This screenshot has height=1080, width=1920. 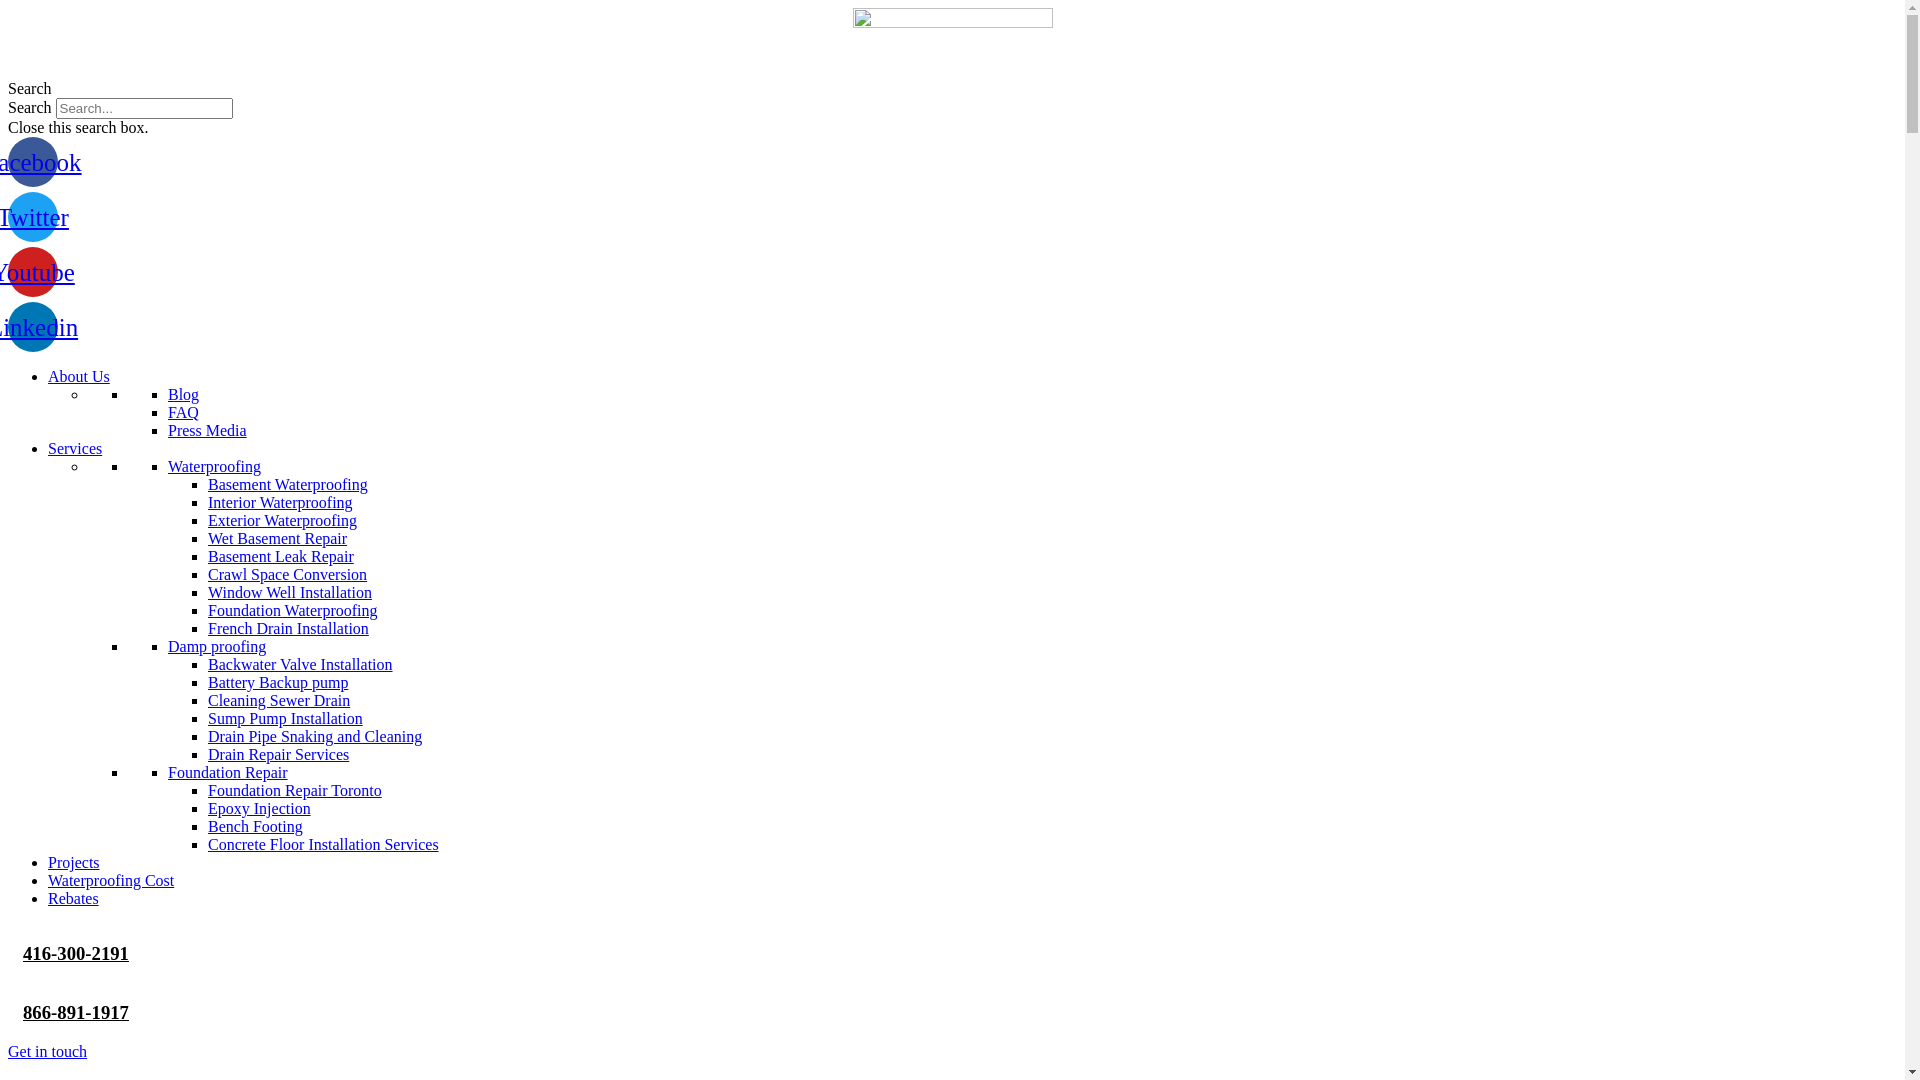 I want to click on 'Crawl Space Conversion', so click(x=286, y=574).